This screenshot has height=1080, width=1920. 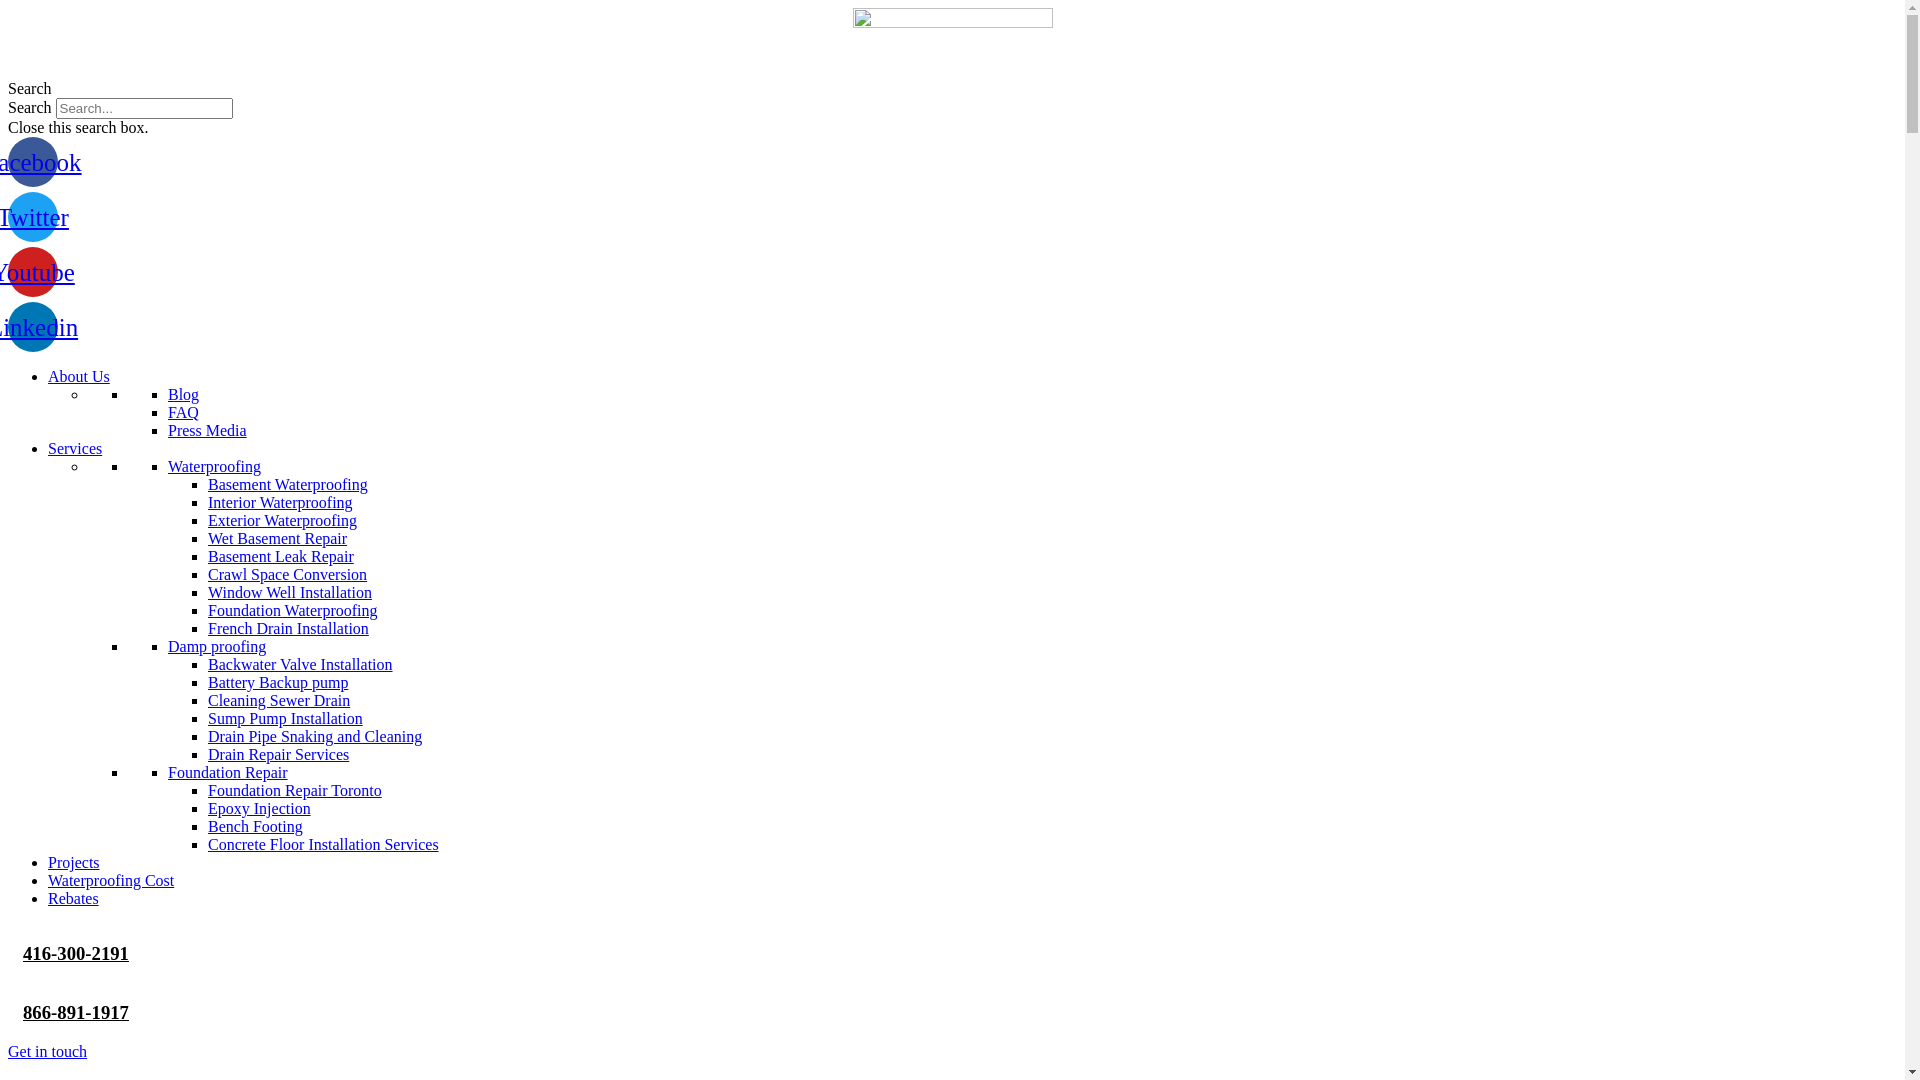 I want to click on 'Crawl Space Conversion', so click(x=286, y=574).